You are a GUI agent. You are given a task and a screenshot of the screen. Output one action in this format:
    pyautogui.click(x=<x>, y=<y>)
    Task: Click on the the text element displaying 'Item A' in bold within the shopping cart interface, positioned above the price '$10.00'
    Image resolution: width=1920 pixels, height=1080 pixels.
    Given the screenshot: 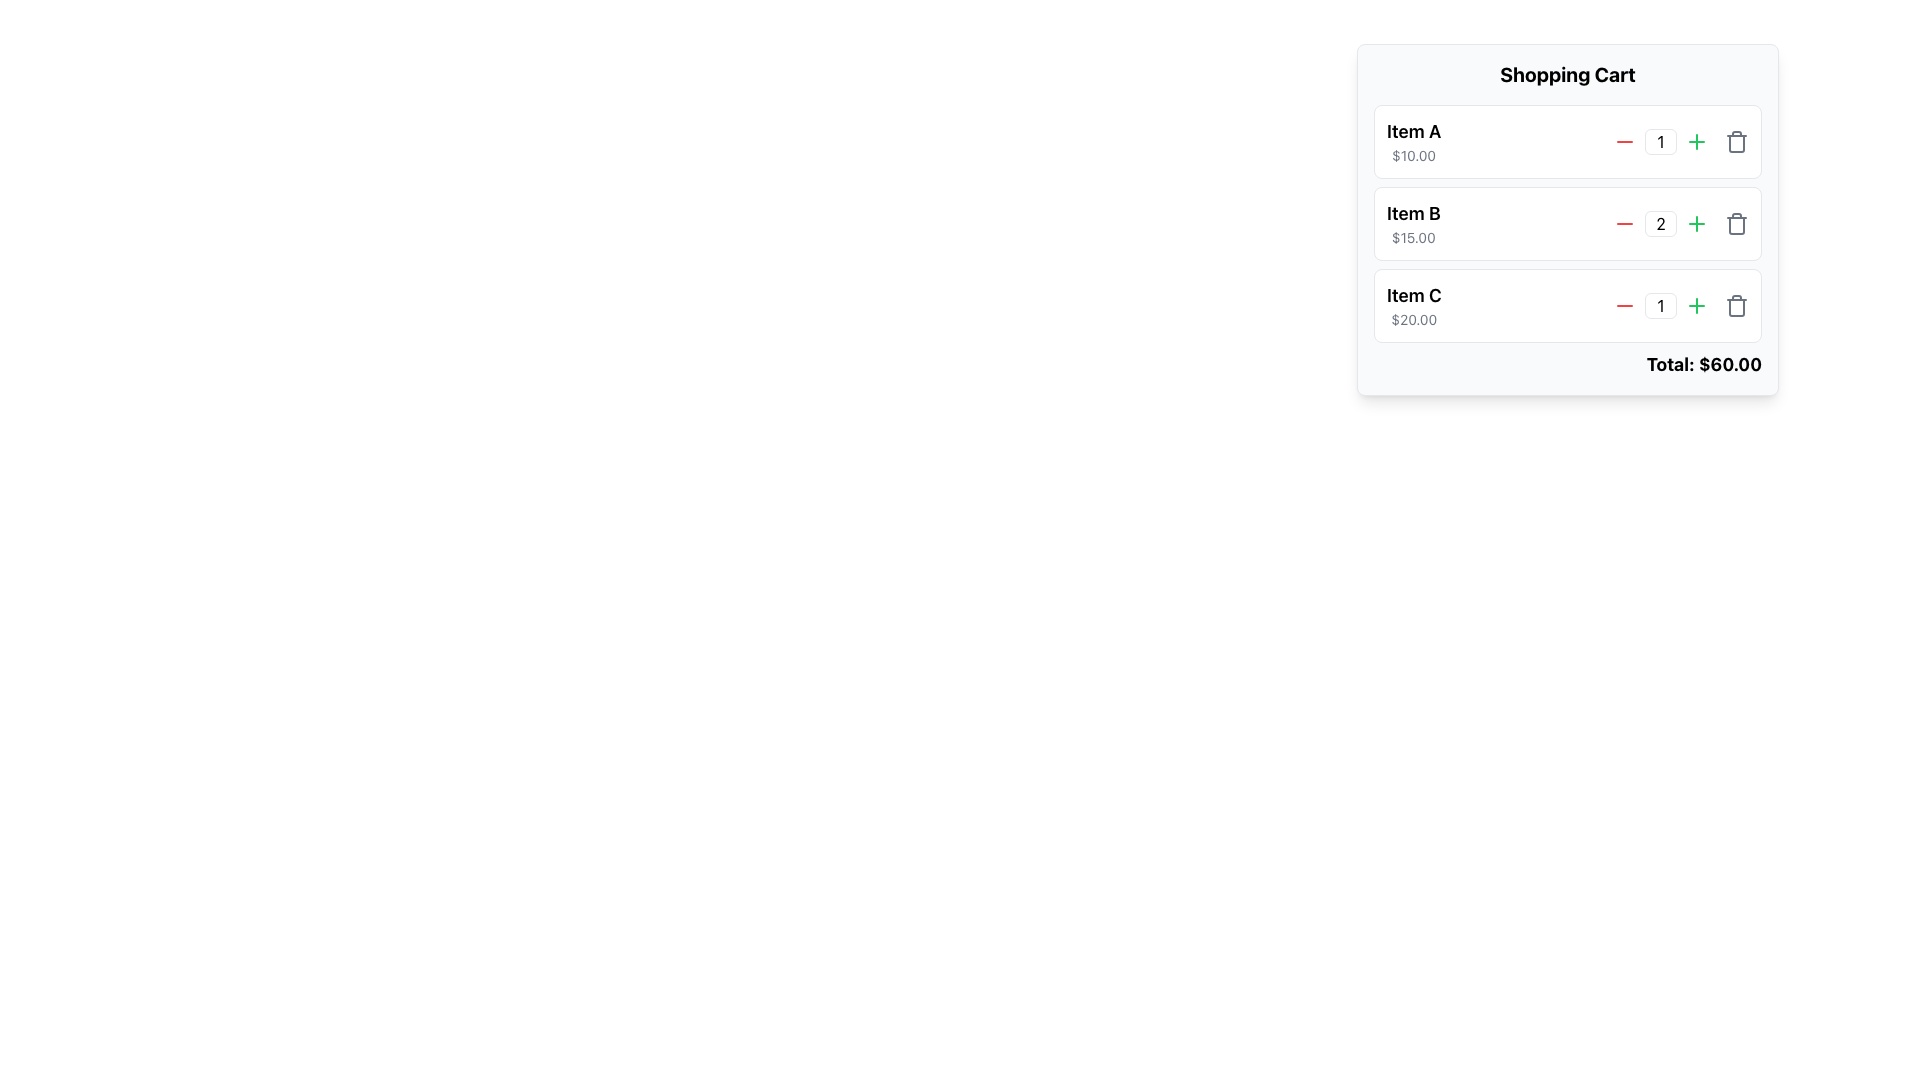 What is the action you would take?
    pyautogui.click(x=1413, y=131)
    